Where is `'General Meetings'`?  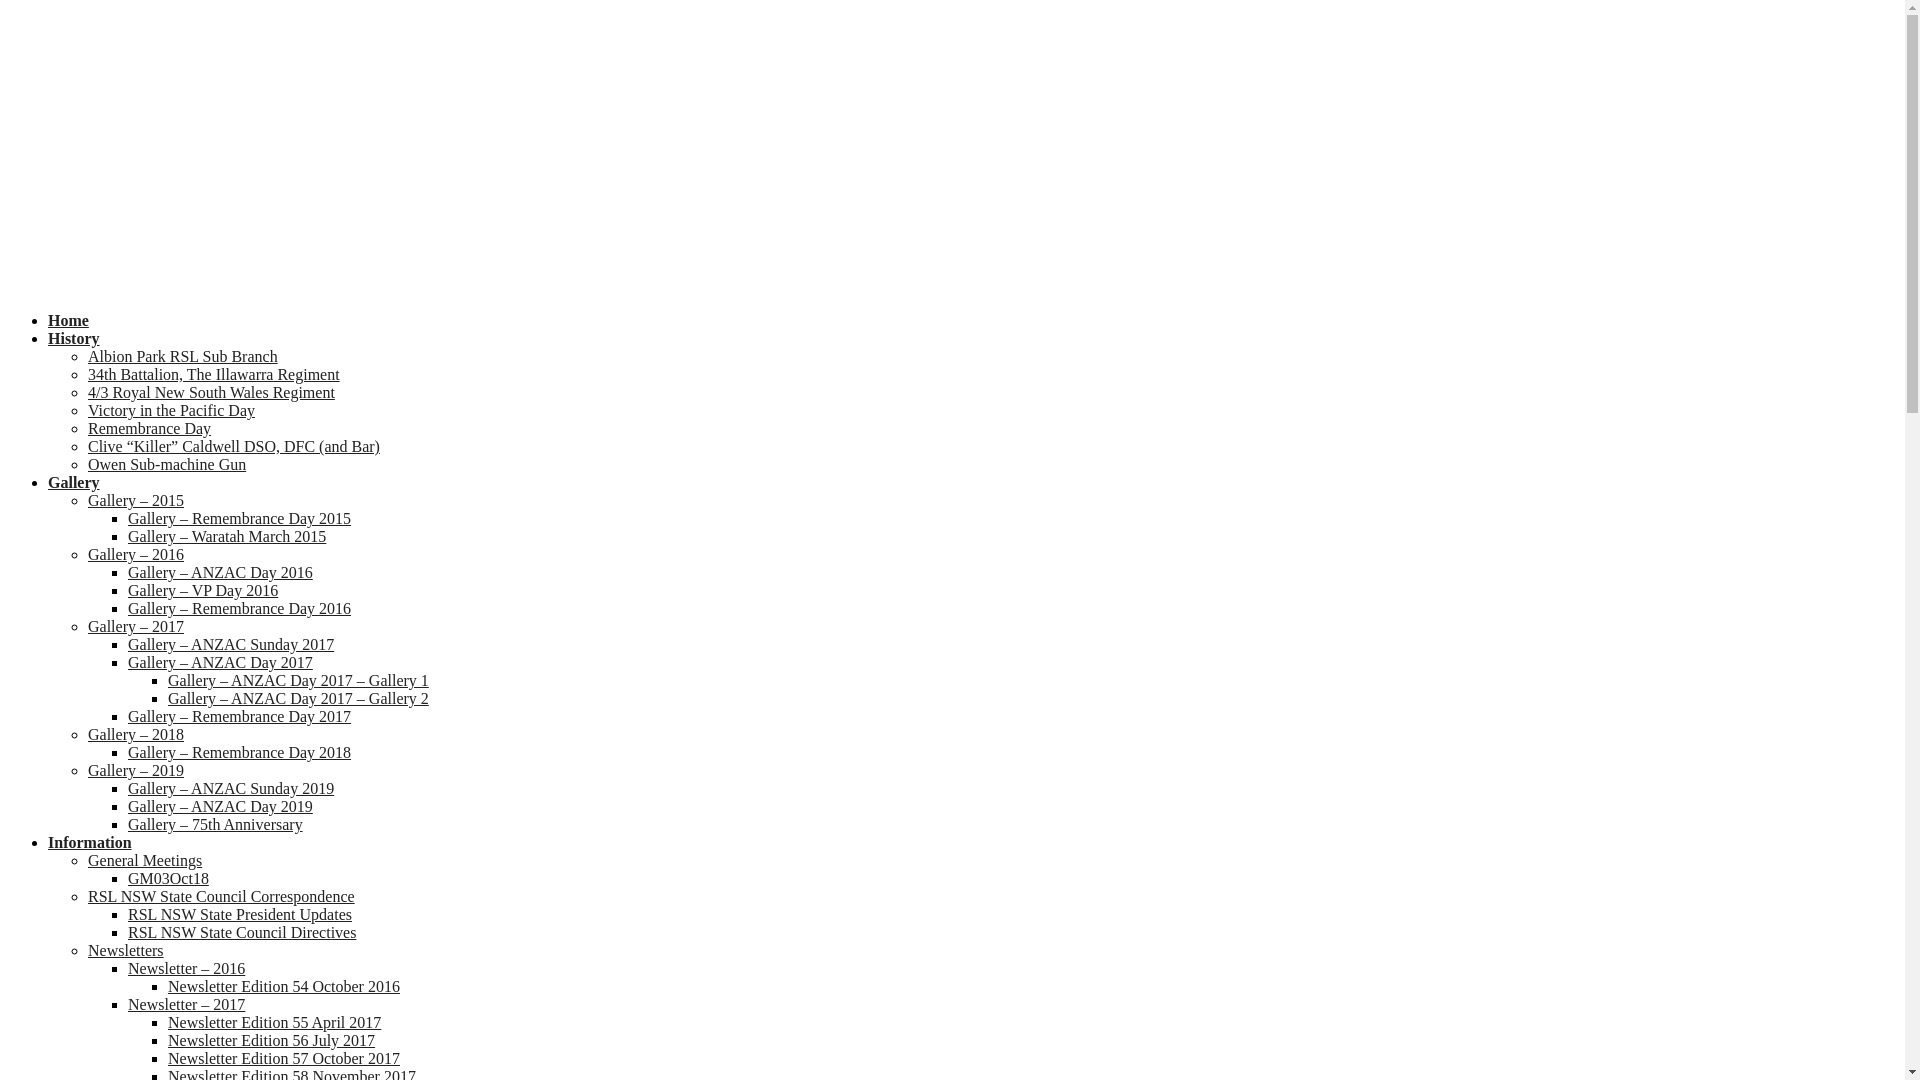
'General Meetings' is located at coordinates (86, 859).